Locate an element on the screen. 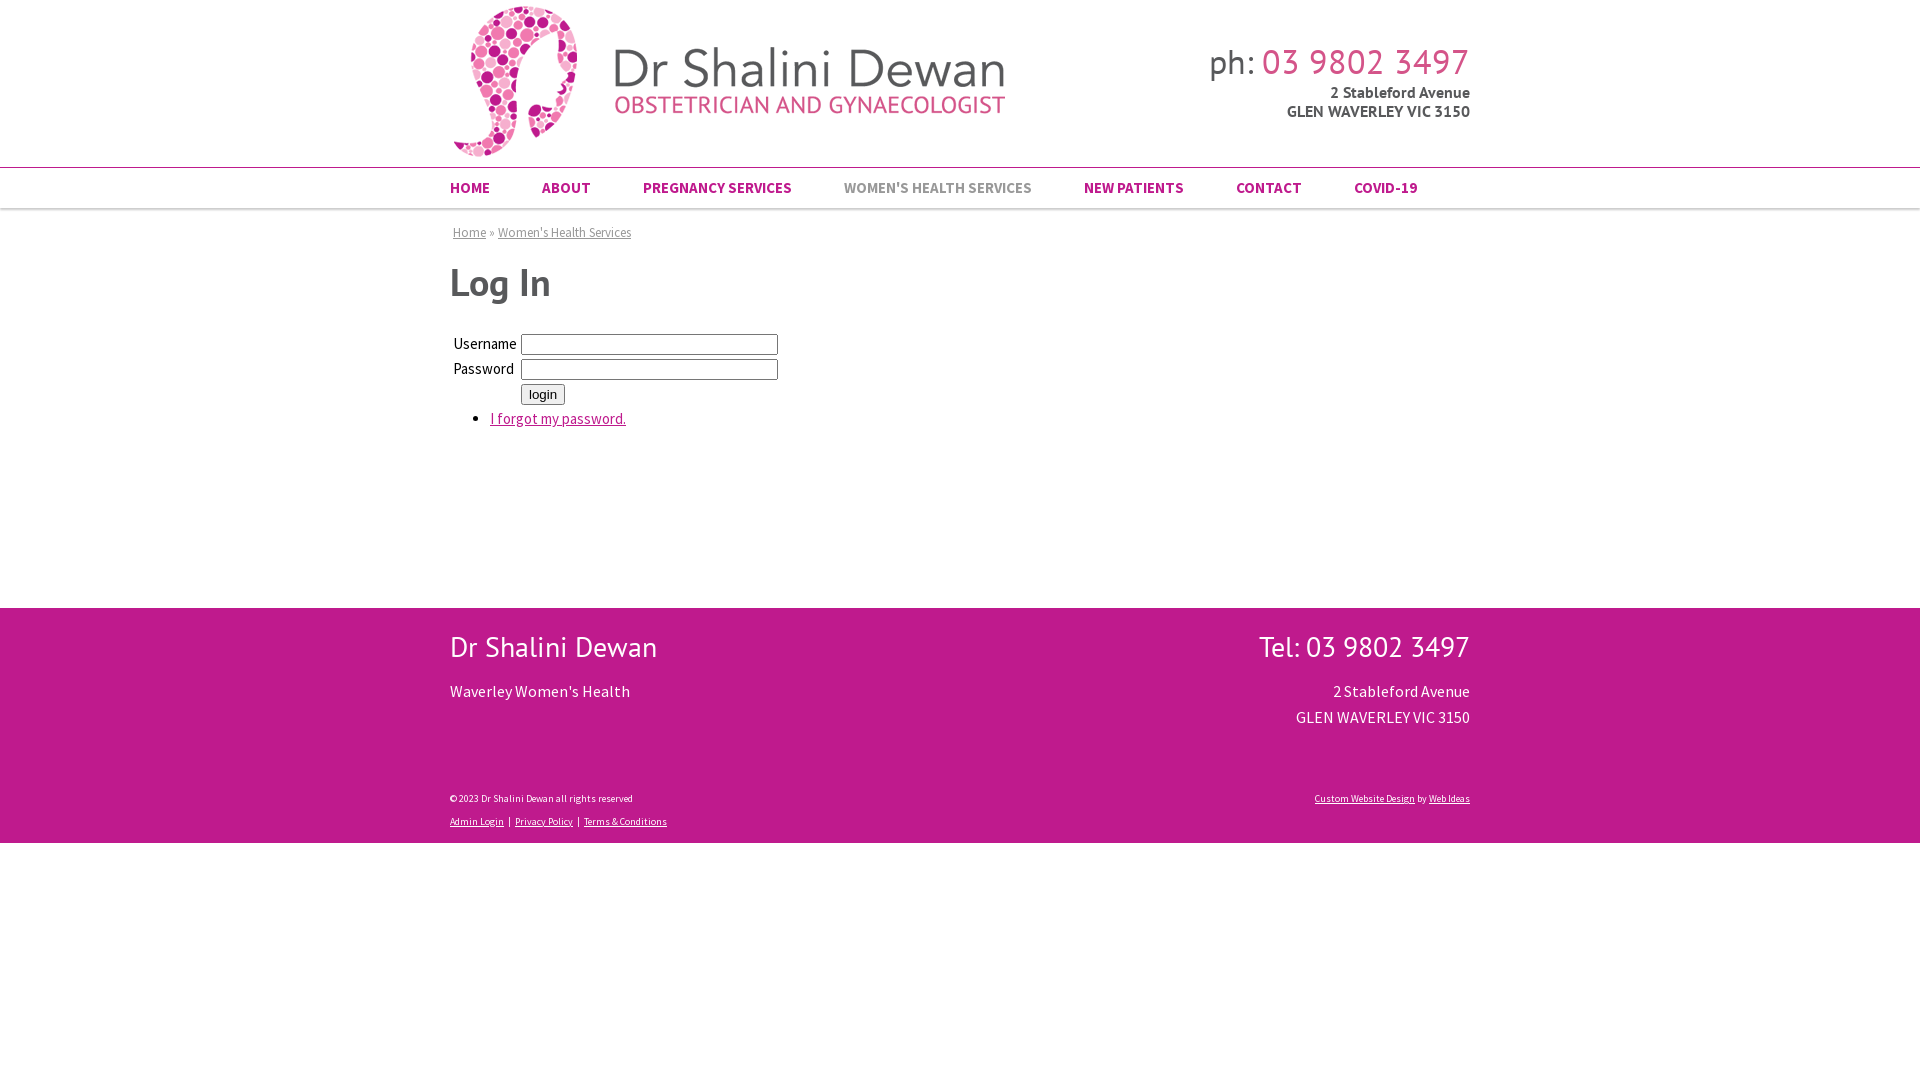 This screenshot has height=1080, width=1920. 'Women's Health Services' is located at coordinates (563, 231).